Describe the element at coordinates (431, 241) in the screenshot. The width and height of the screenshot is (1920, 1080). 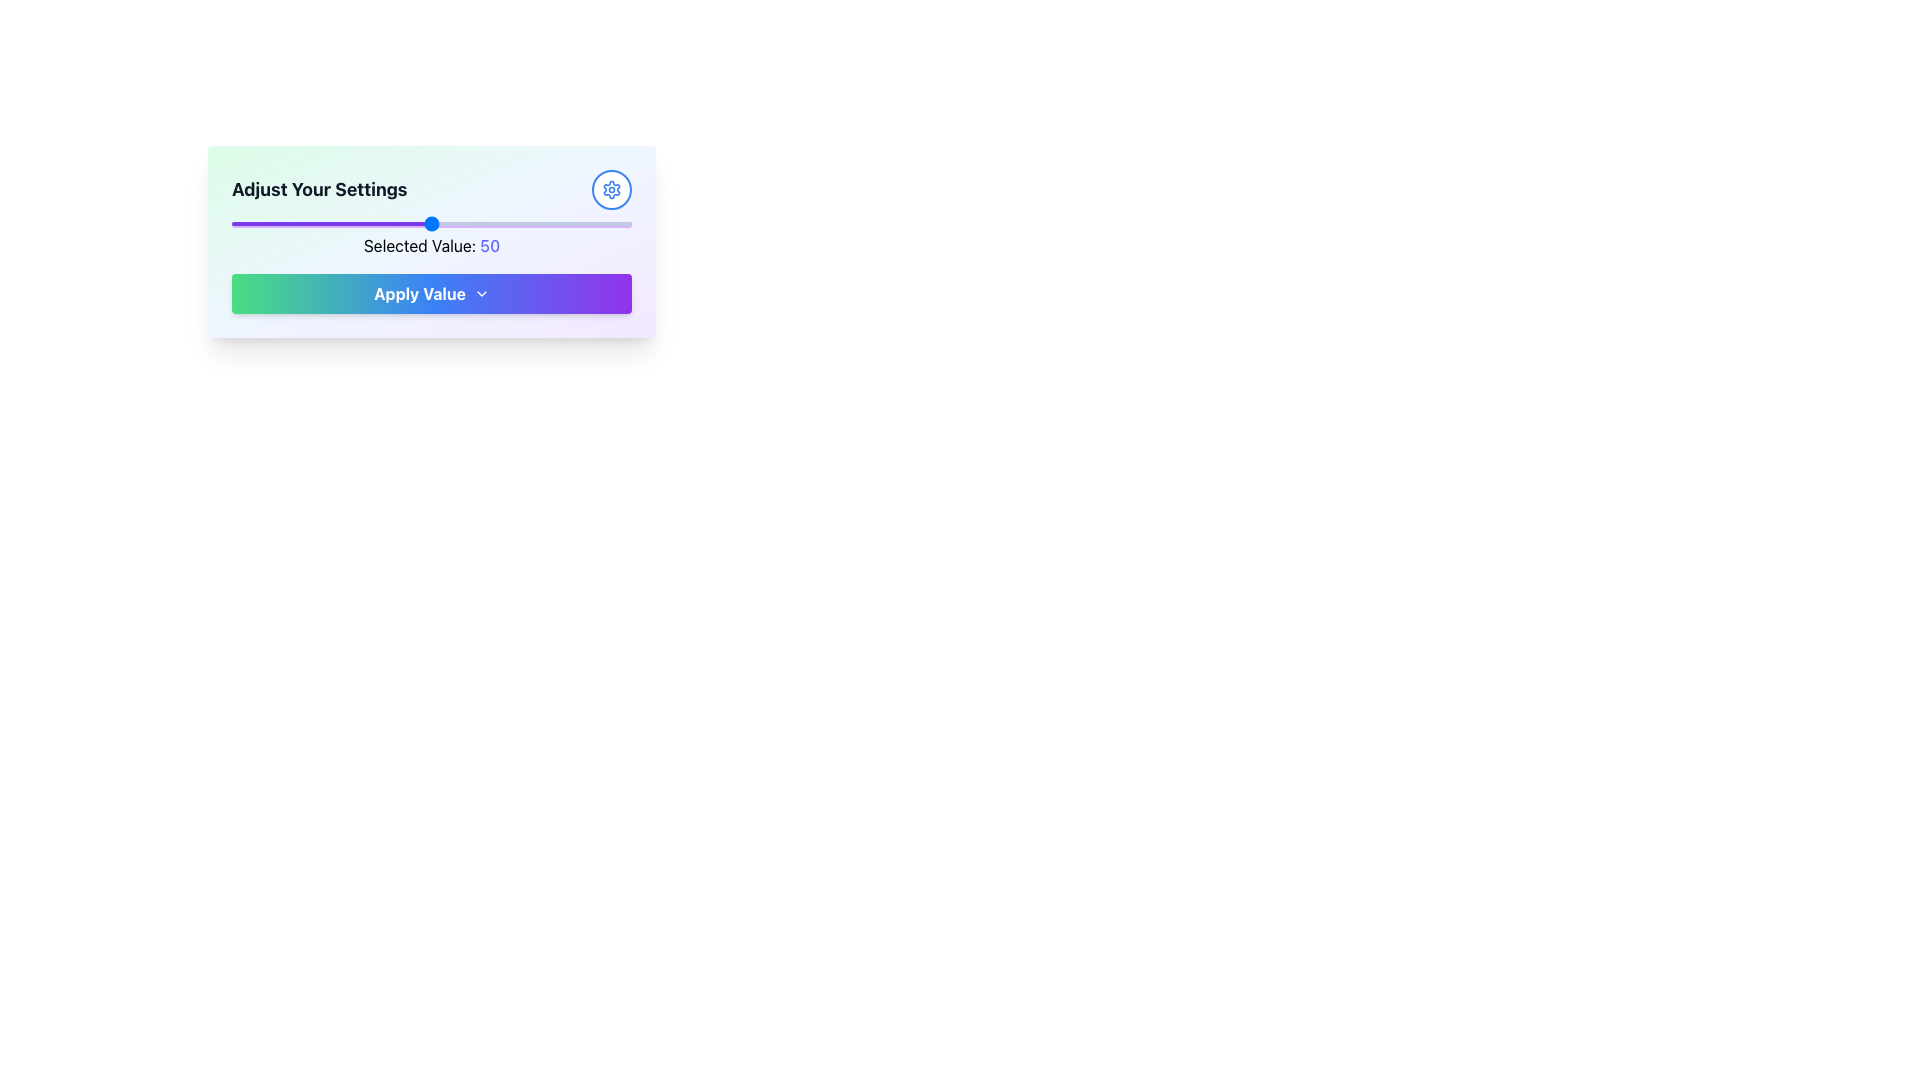
I see `the action button within the rectangular card that has a gradient background from green to purple, rounded corners, and shadowing for depth` at that location.